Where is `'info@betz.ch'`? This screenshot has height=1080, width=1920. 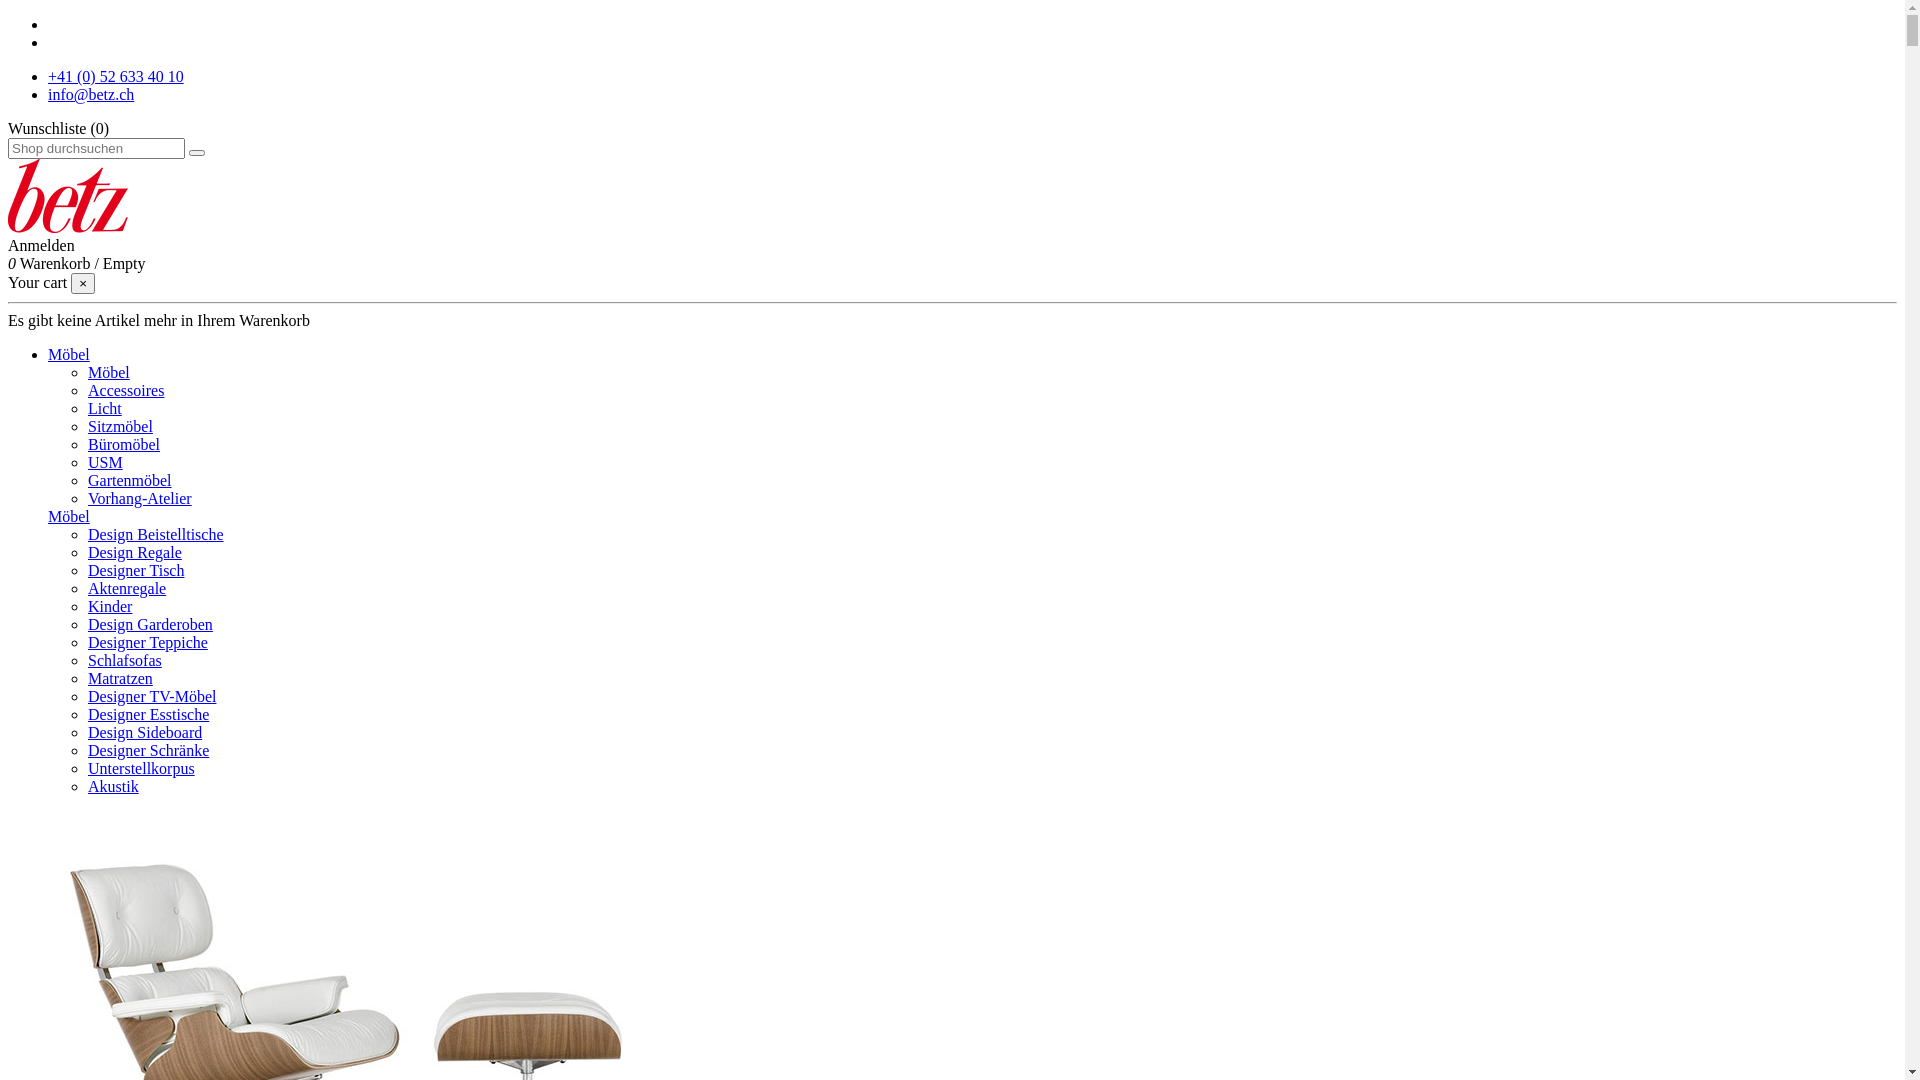
'info@betz.ch' is located at coordinates (90, 94).